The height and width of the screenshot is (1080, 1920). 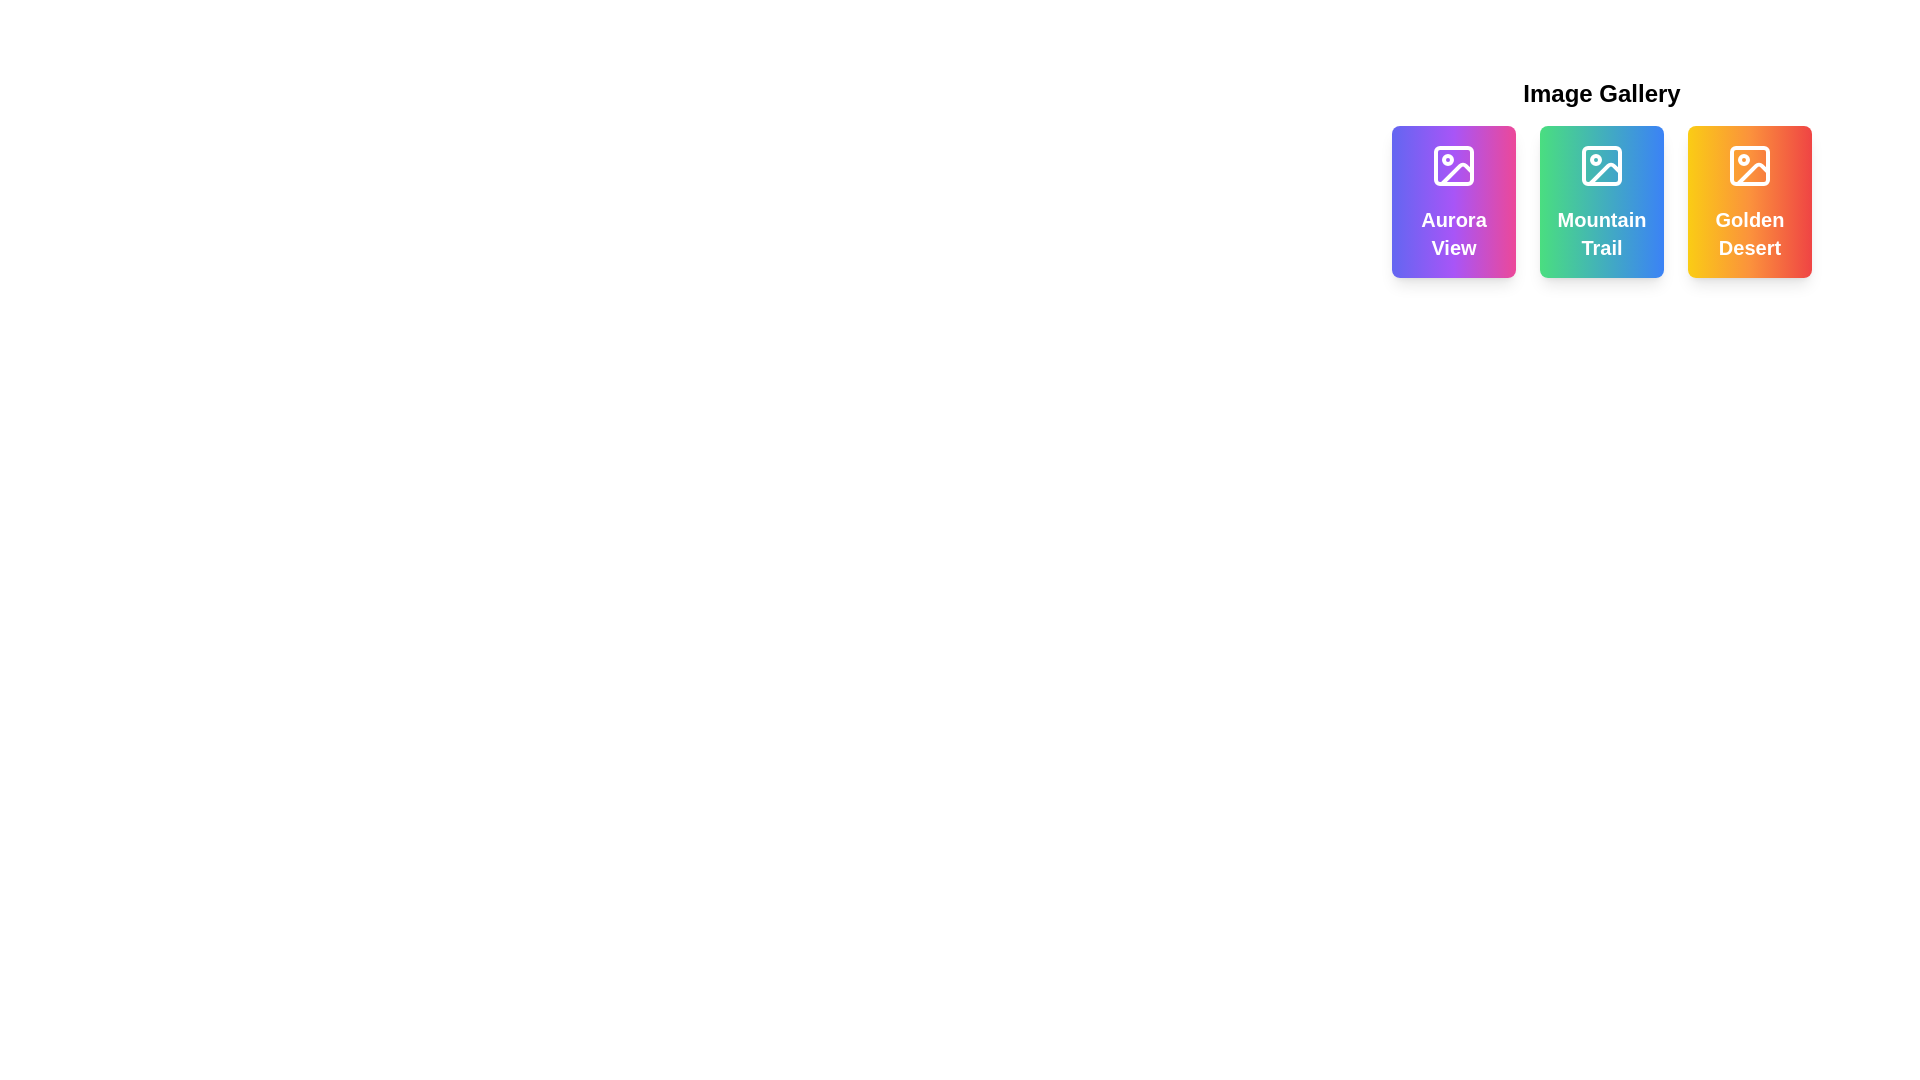 What do you see at coordinates (1749, 201) in the screenshot?
I see `the rectangular card with a gradient background transitioning from yellow to orange to red, which contains a centered white icon of an image and the text 'Golden Desert' in bold white letters beneath the icon` at bounding box center [1749, 201].